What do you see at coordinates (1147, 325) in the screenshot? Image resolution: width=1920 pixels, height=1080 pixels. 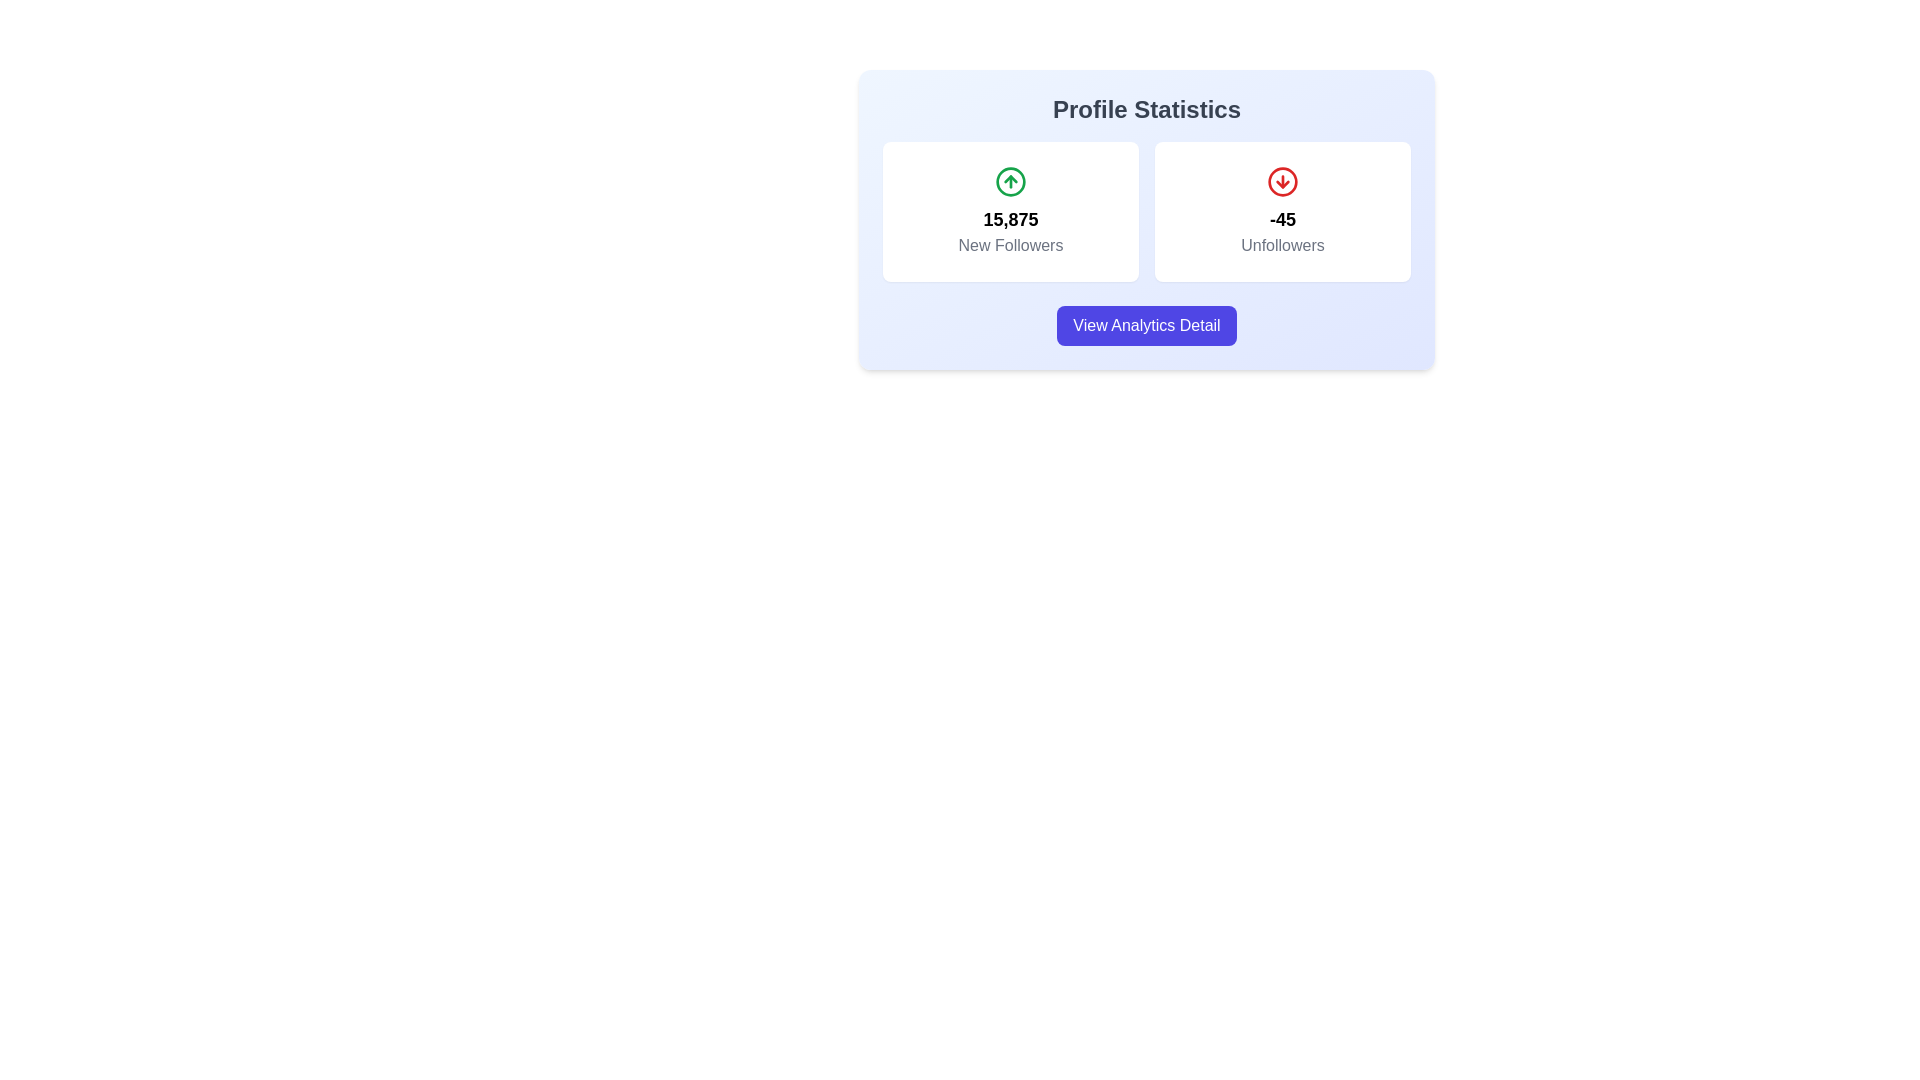 I see `the rectangular button with a rounded border and indigo background labeled 'View Analytics Detail', located at the bottom of the 'Profile Statistics' section` at bounding box center [1147, 325].